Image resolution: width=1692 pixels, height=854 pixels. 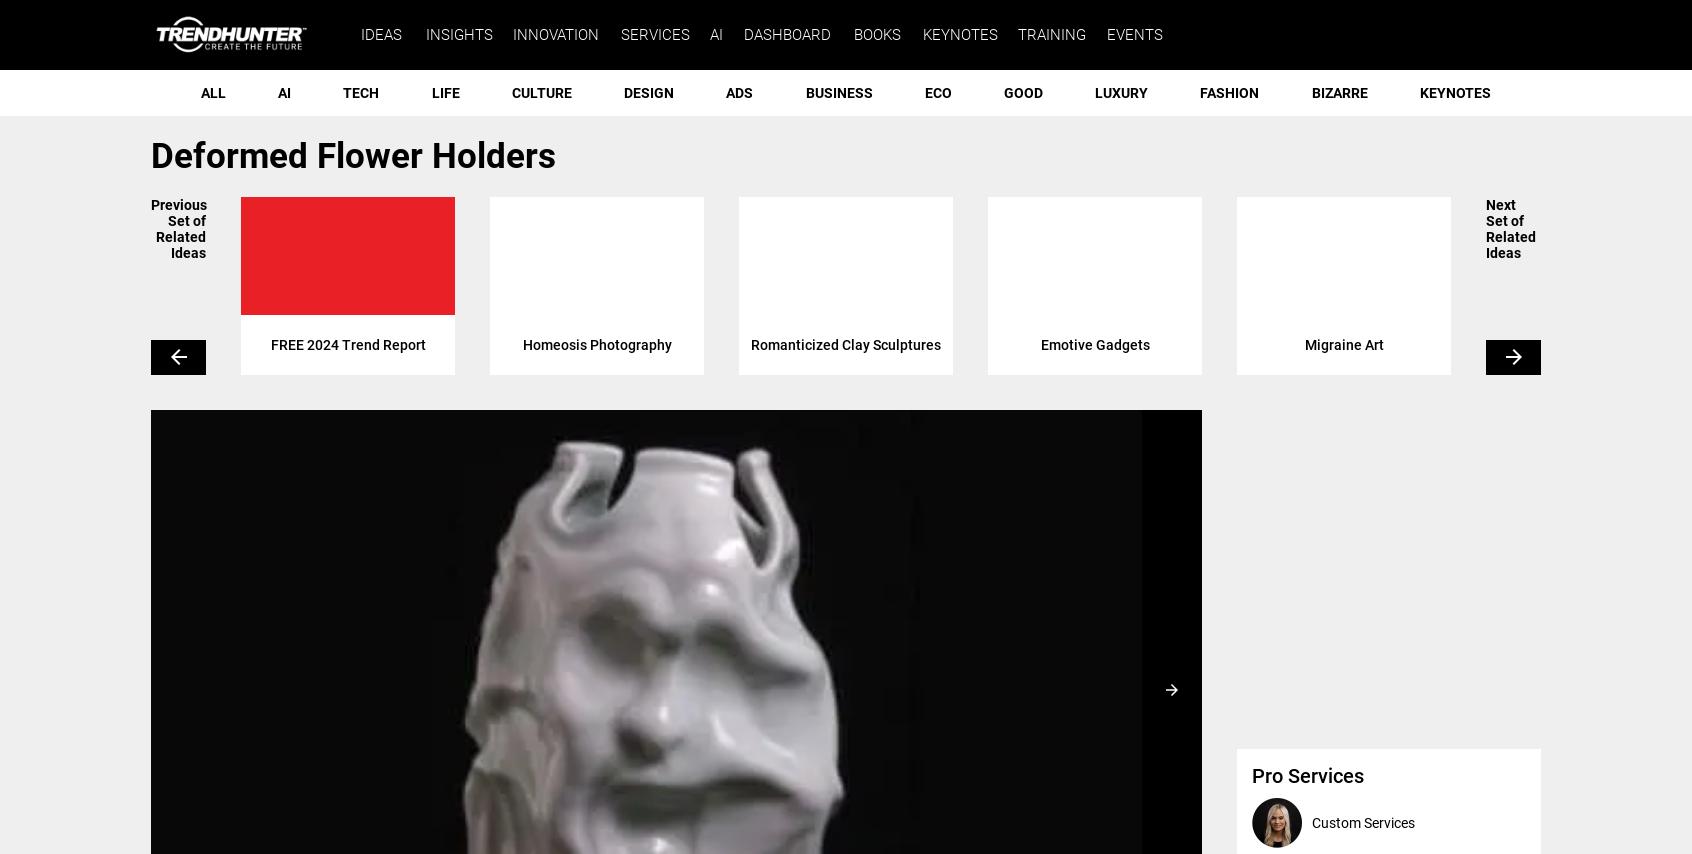 I want to click on 'Ads', so click(x=738, y=93).